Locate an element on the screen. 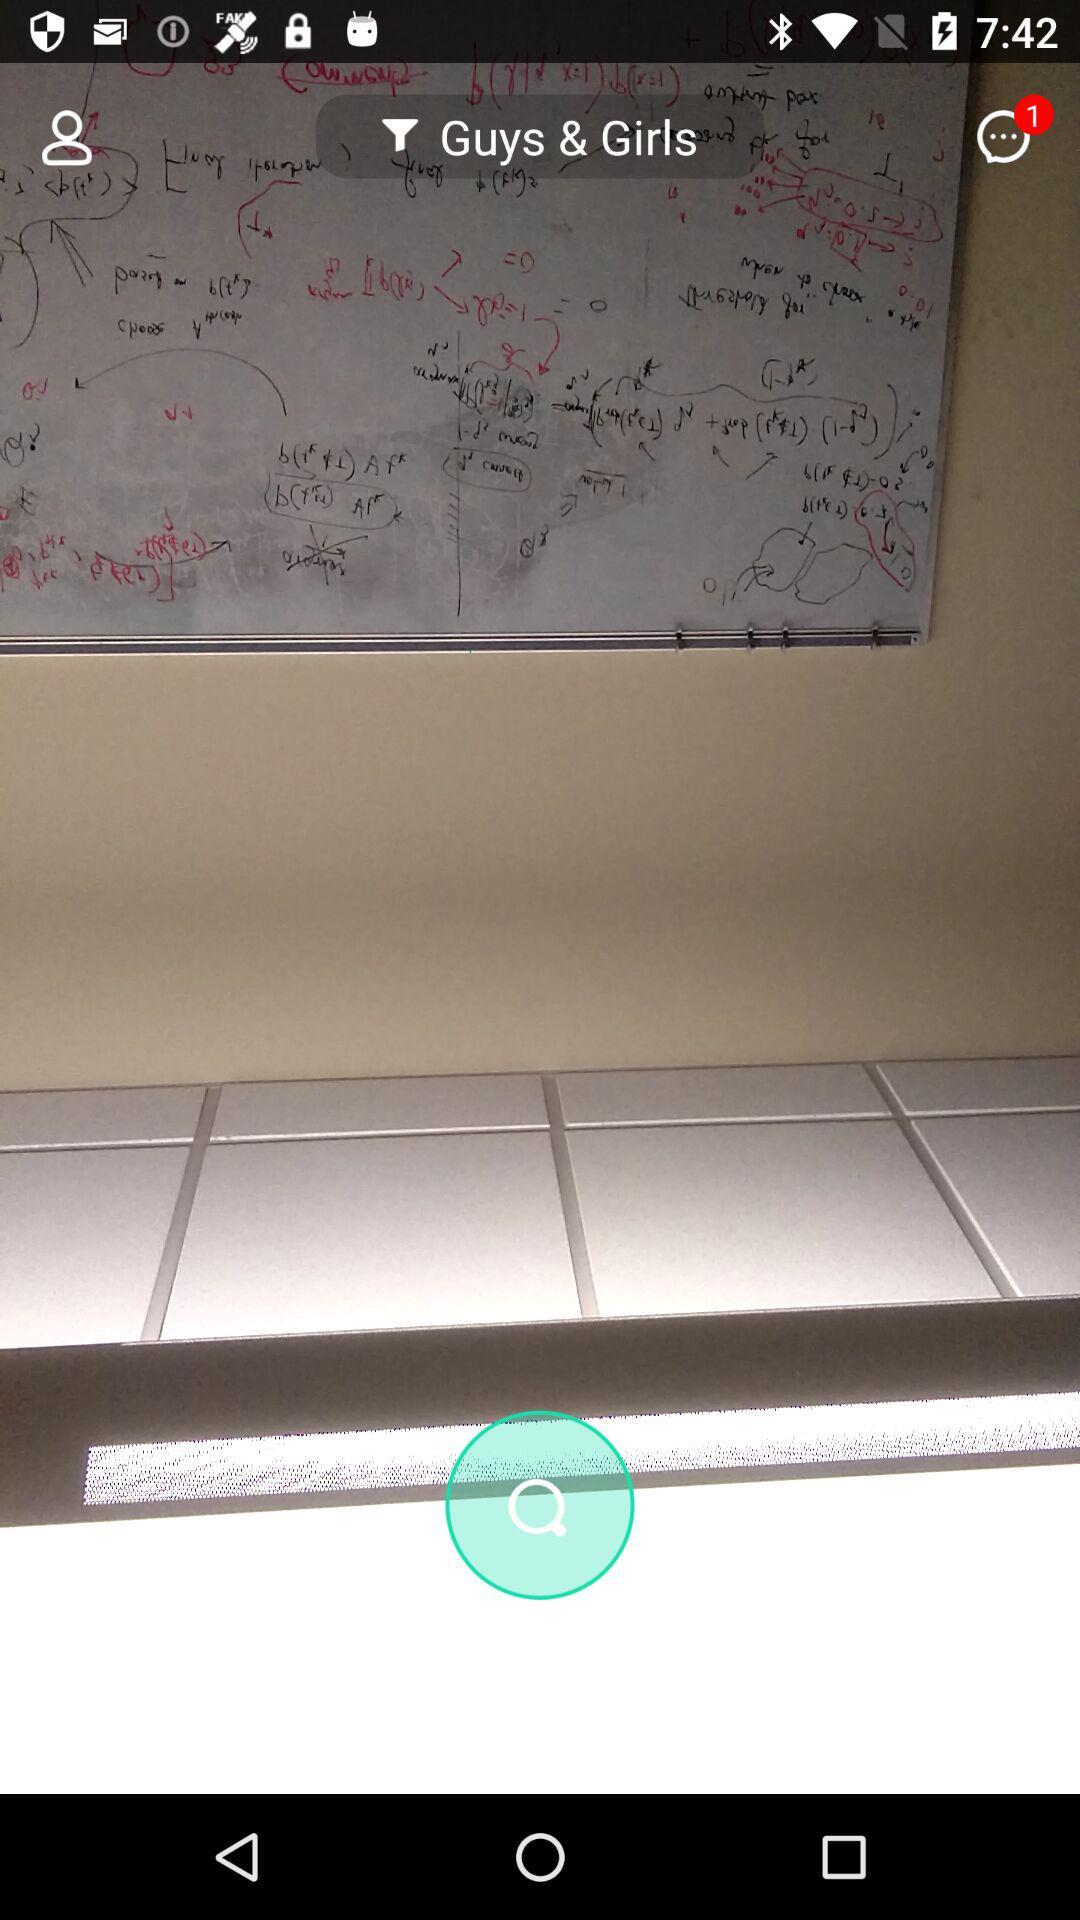 The width and height of the screenshot is (1080, 1920). item below the guys & girls icon is located at coordinates (540, 1505).